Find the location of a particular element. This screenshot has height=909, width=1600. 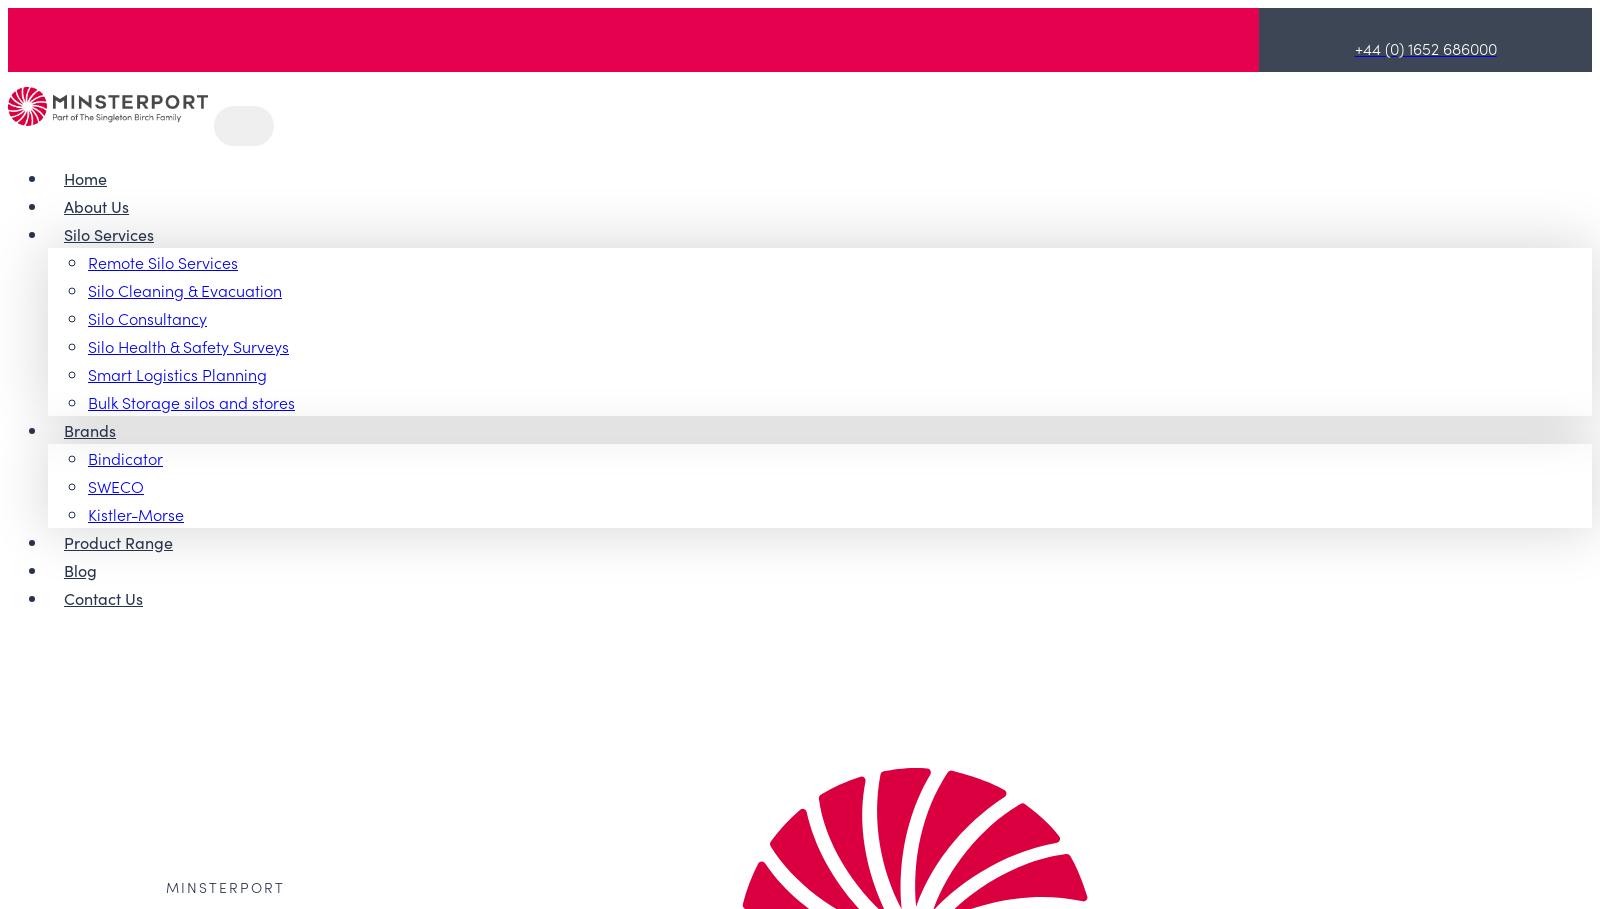

'Silo Services' is located at coordinates (107, 231).